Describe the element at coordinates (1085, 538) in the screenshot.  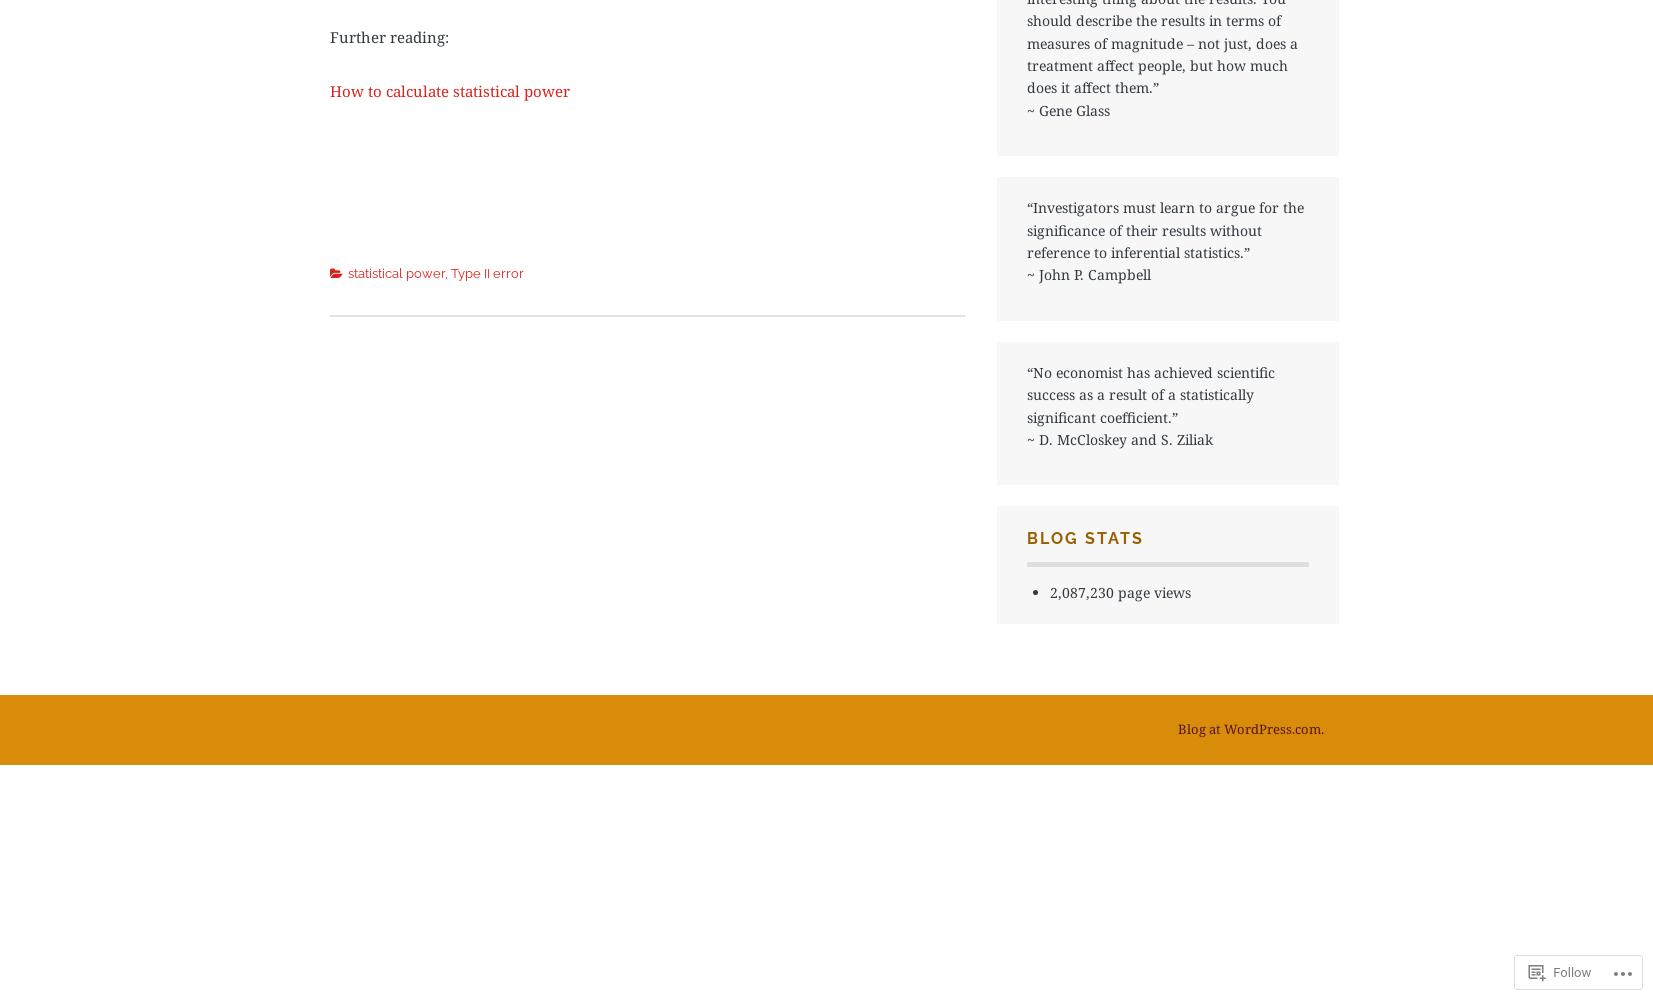
I see `'Blog Stats'` at that location.